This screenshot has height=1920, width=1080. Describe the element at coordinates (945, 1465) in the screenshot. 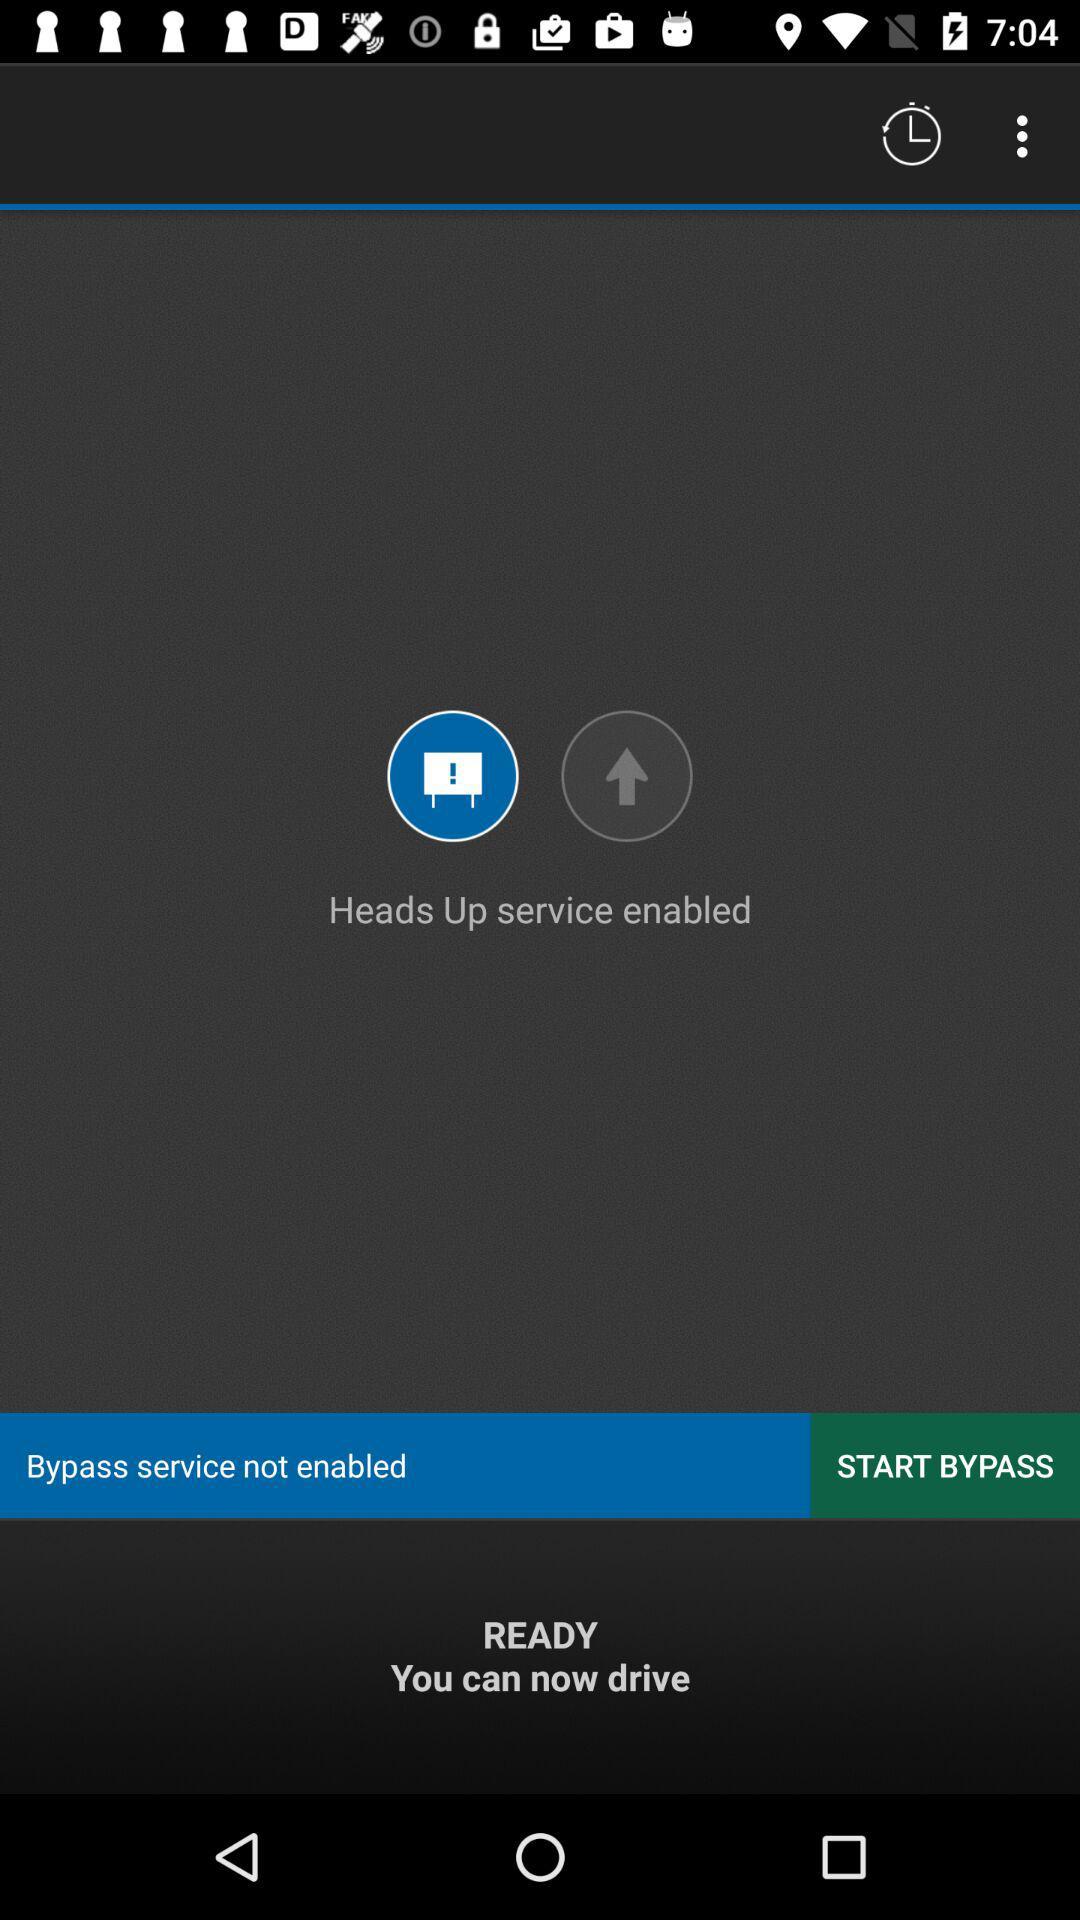

I see `the item at the bottom right corner` at that location.